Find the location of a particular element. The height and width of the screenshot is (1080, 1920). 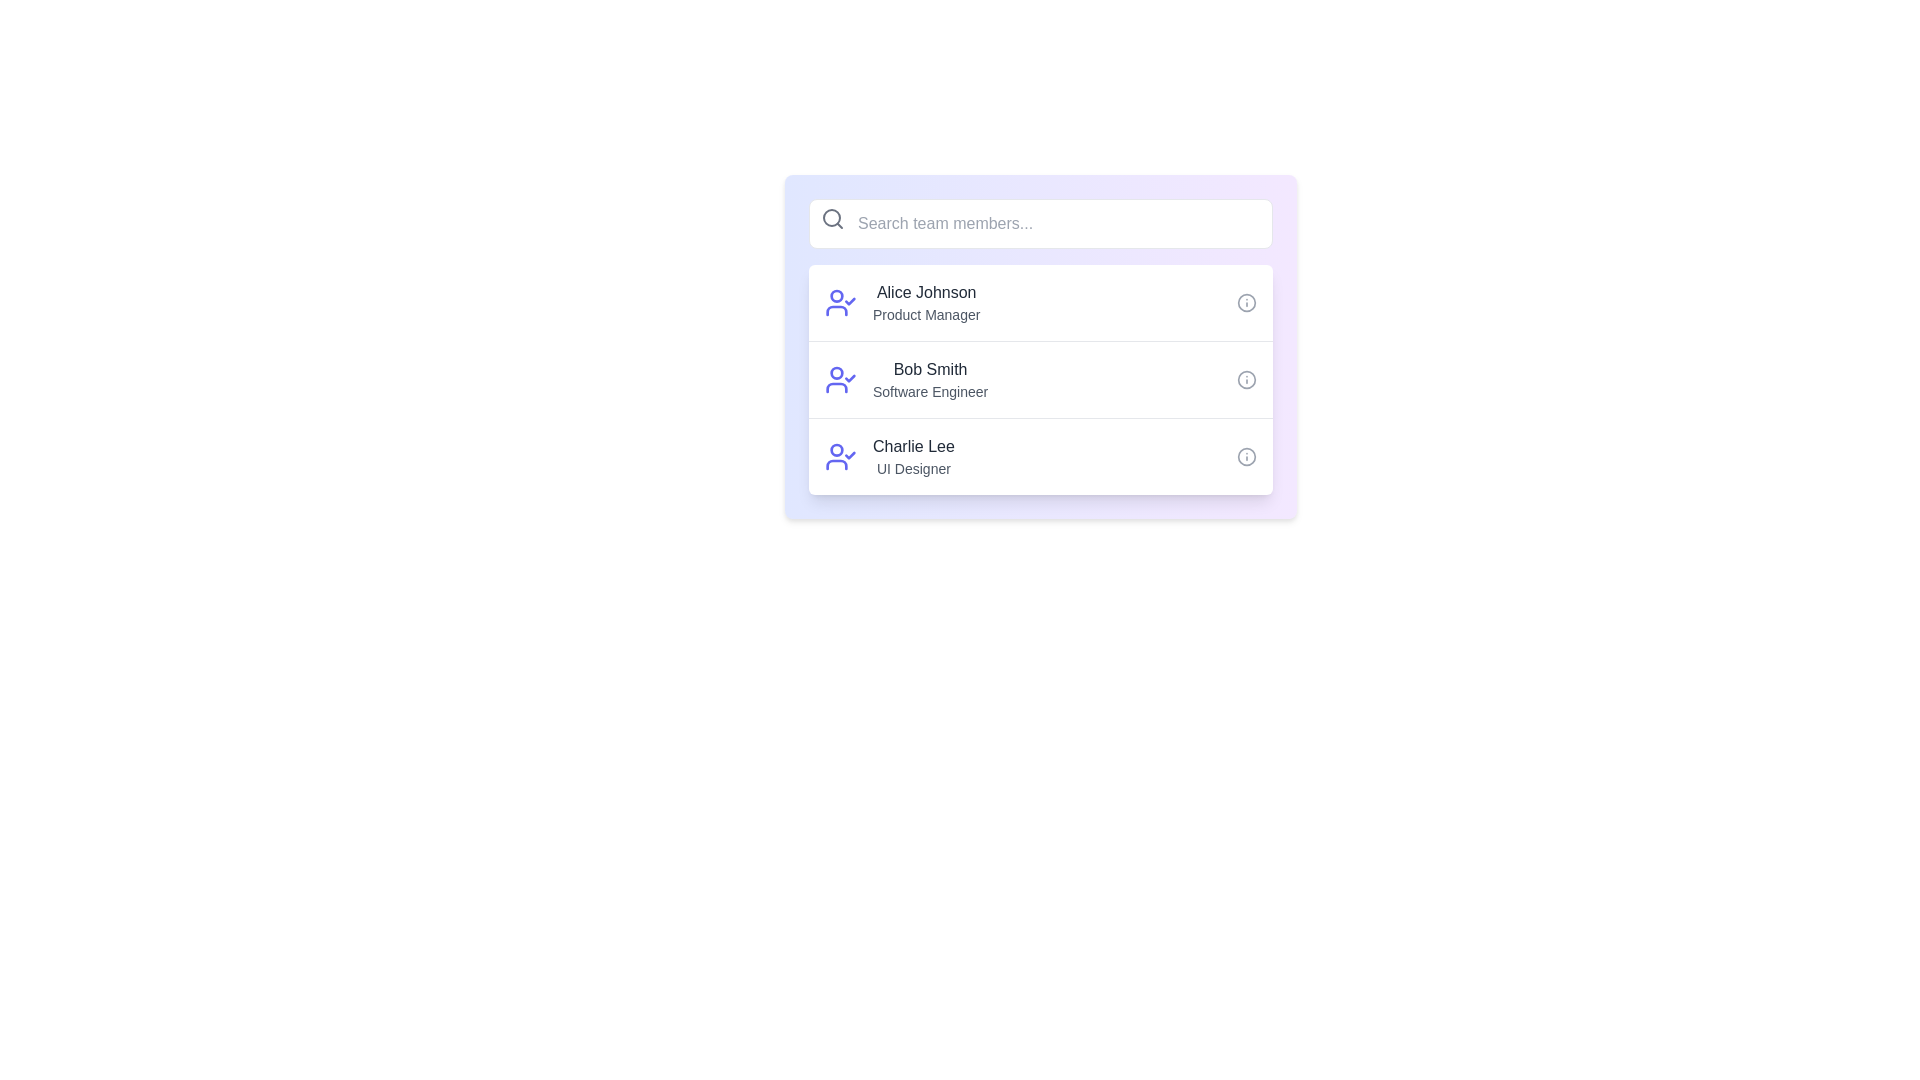

the list item displaying 'Bob Smith', which is the second entry in the vertical list is located at coordinates (1040, 379).